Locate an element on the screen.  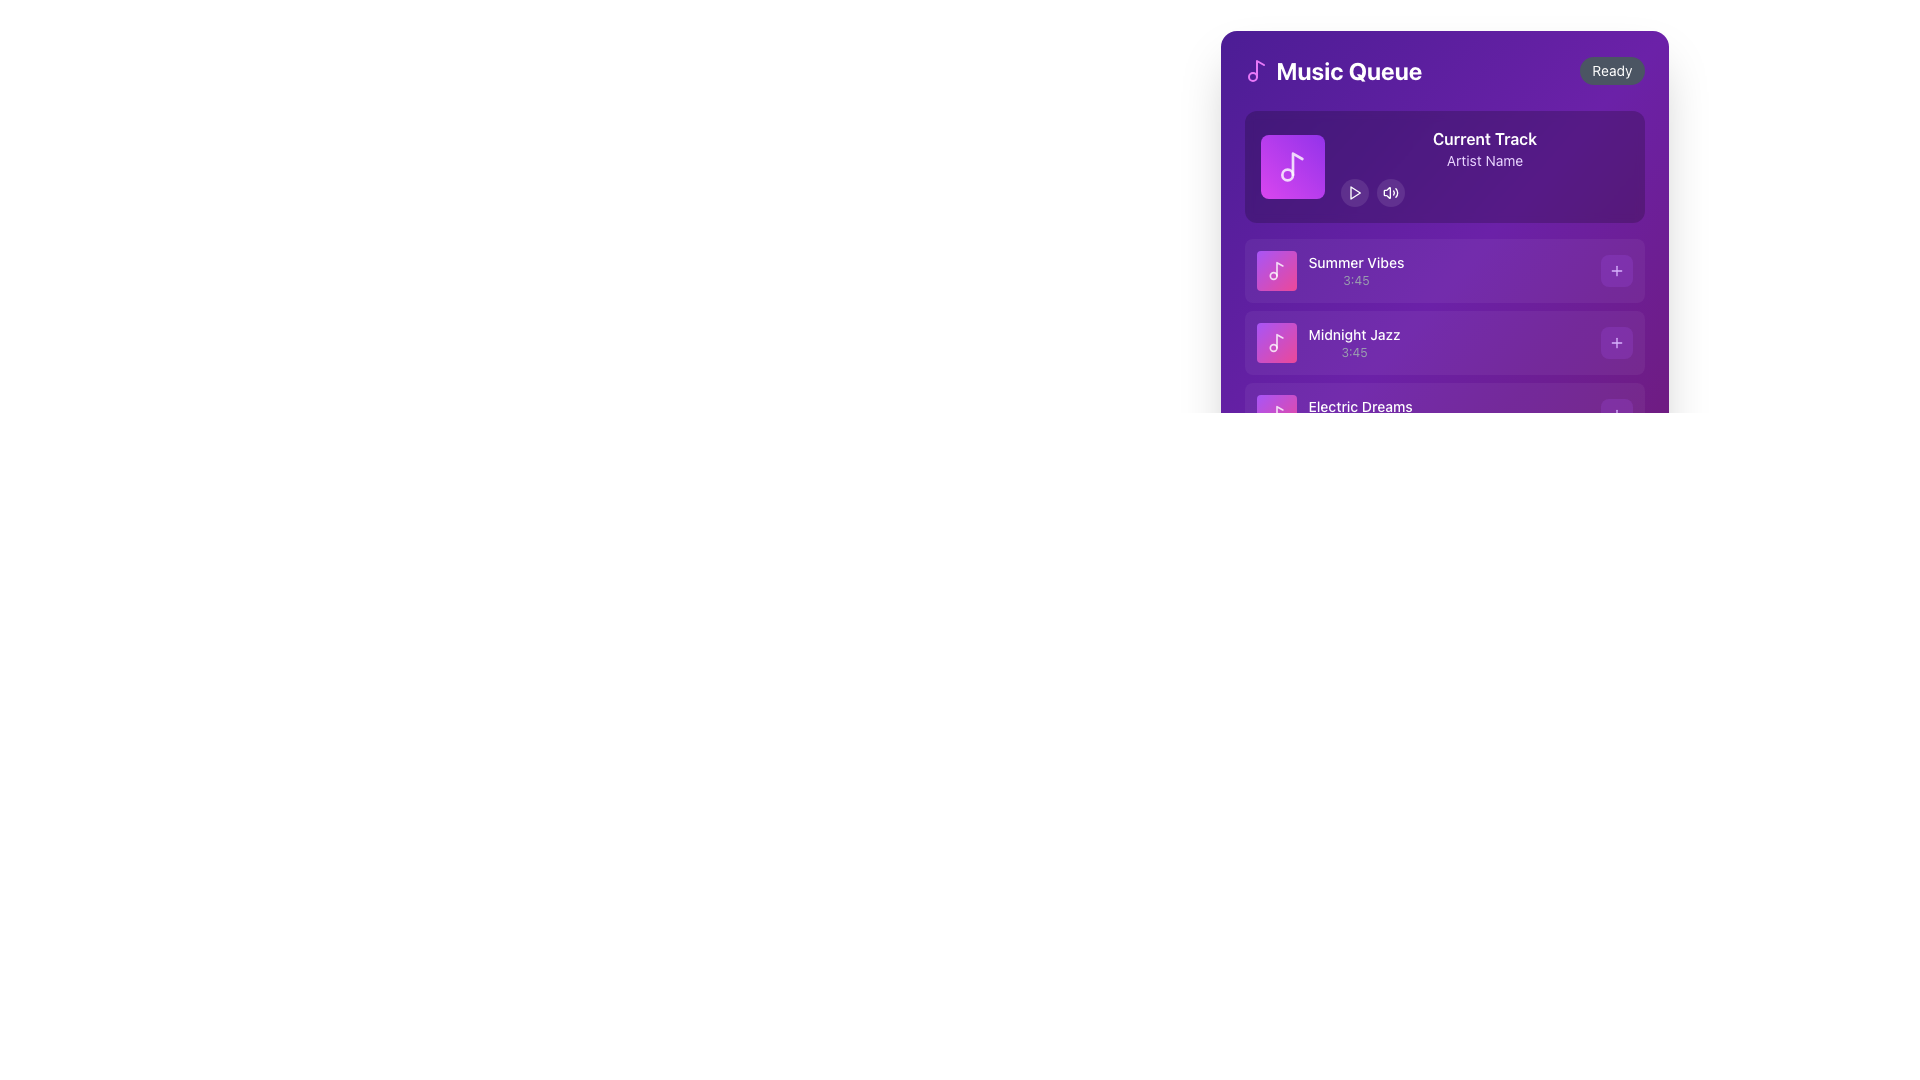
the small rounded rectangular button with a purple-tinted background and a centered plus icon for accessibility navigation is located at coordinates (1616, 414).